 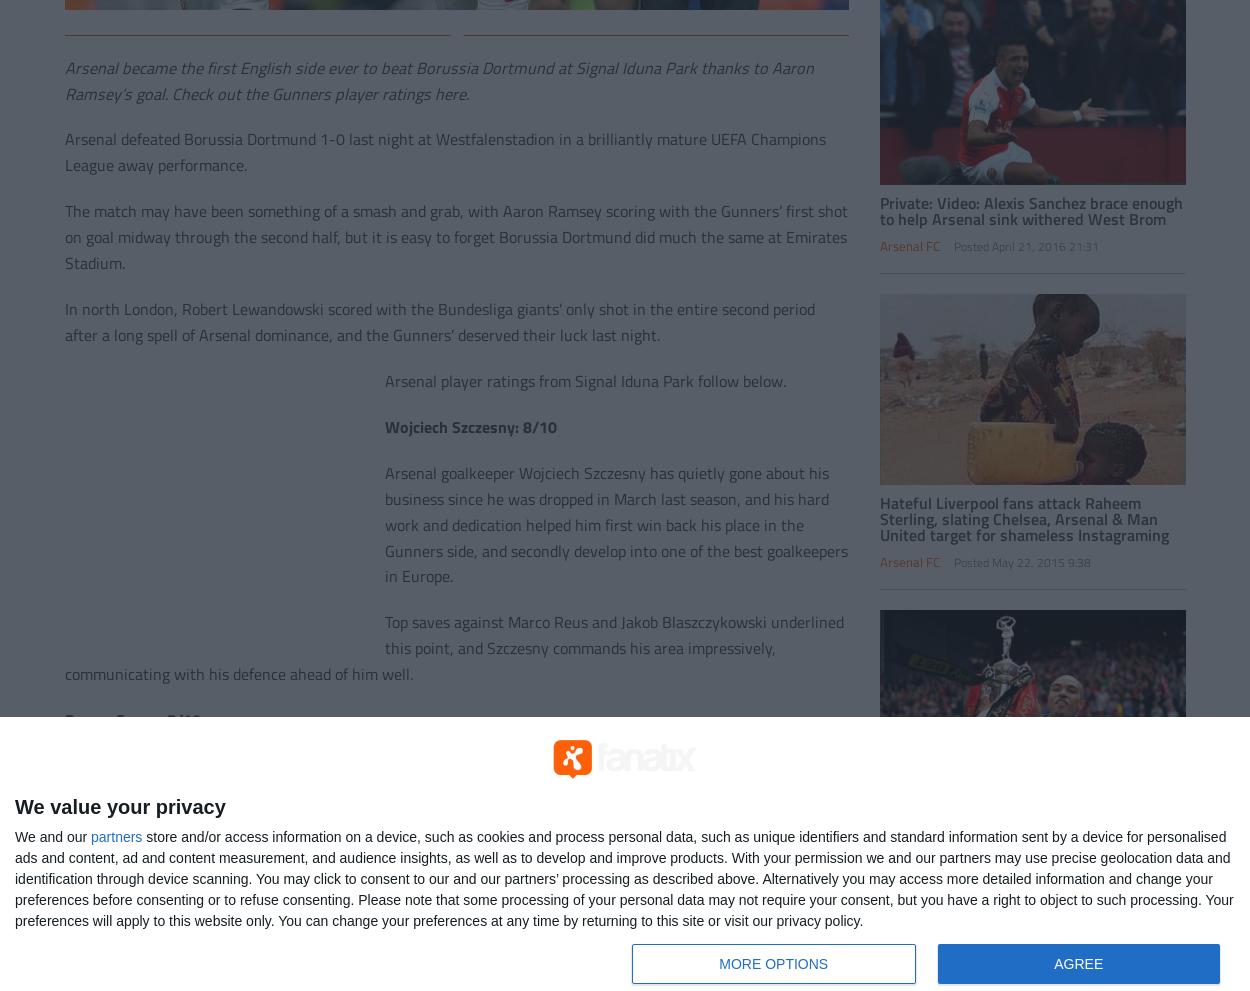 I want to click on 'Arsenal defeated Borussia Dortmund 1-0 last night at Westfalenstadion in a brilliantly mature UEFA Champions League away performance.', so click(x=443, y=152).